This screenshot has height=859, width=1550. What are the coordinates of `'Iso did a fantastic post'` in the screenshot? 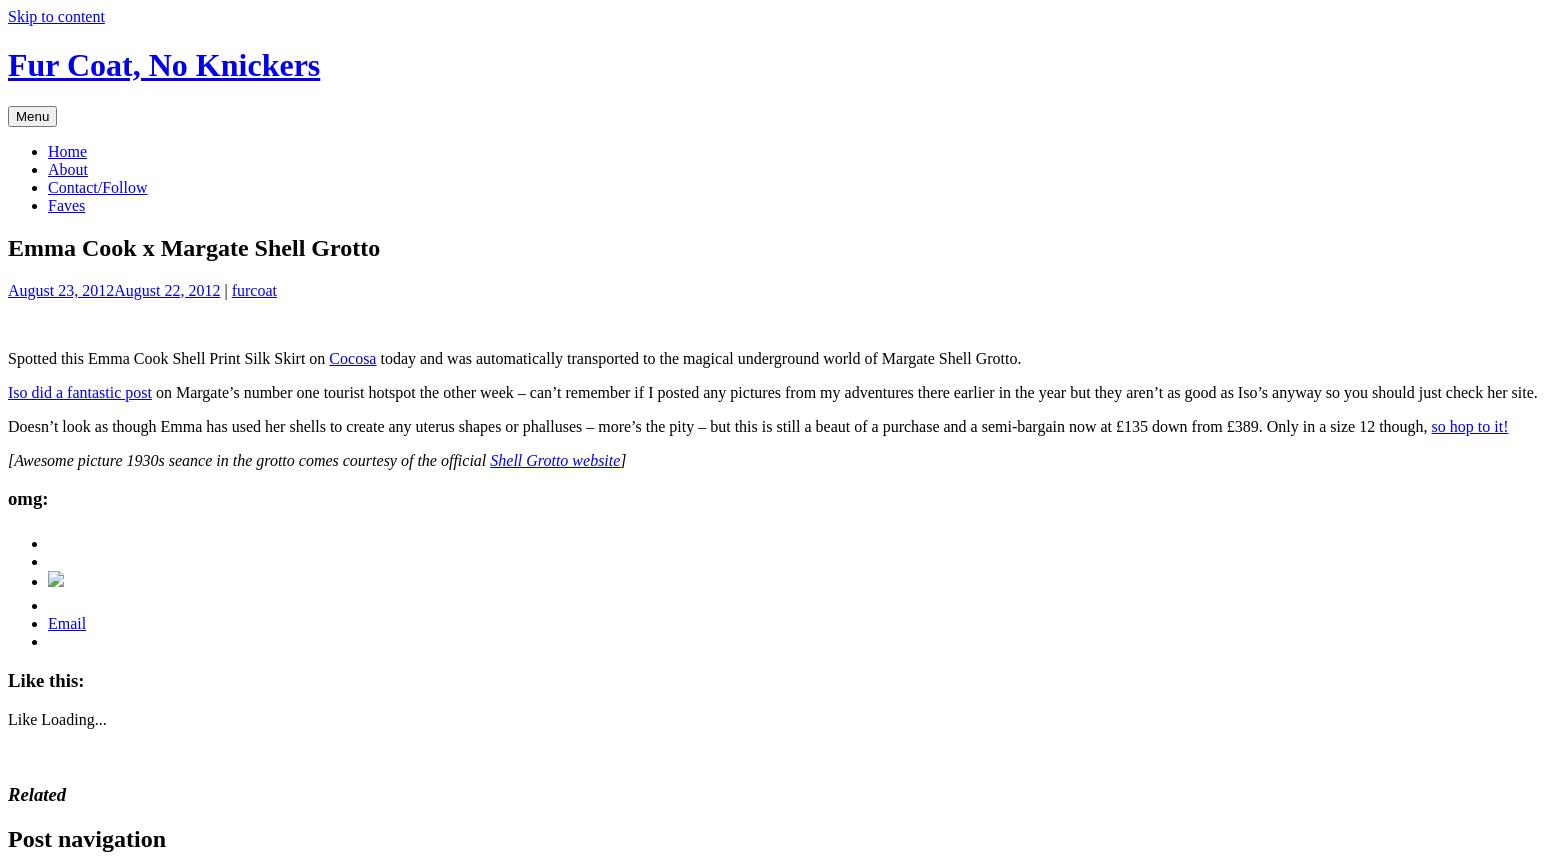 It's located at (79, 391).